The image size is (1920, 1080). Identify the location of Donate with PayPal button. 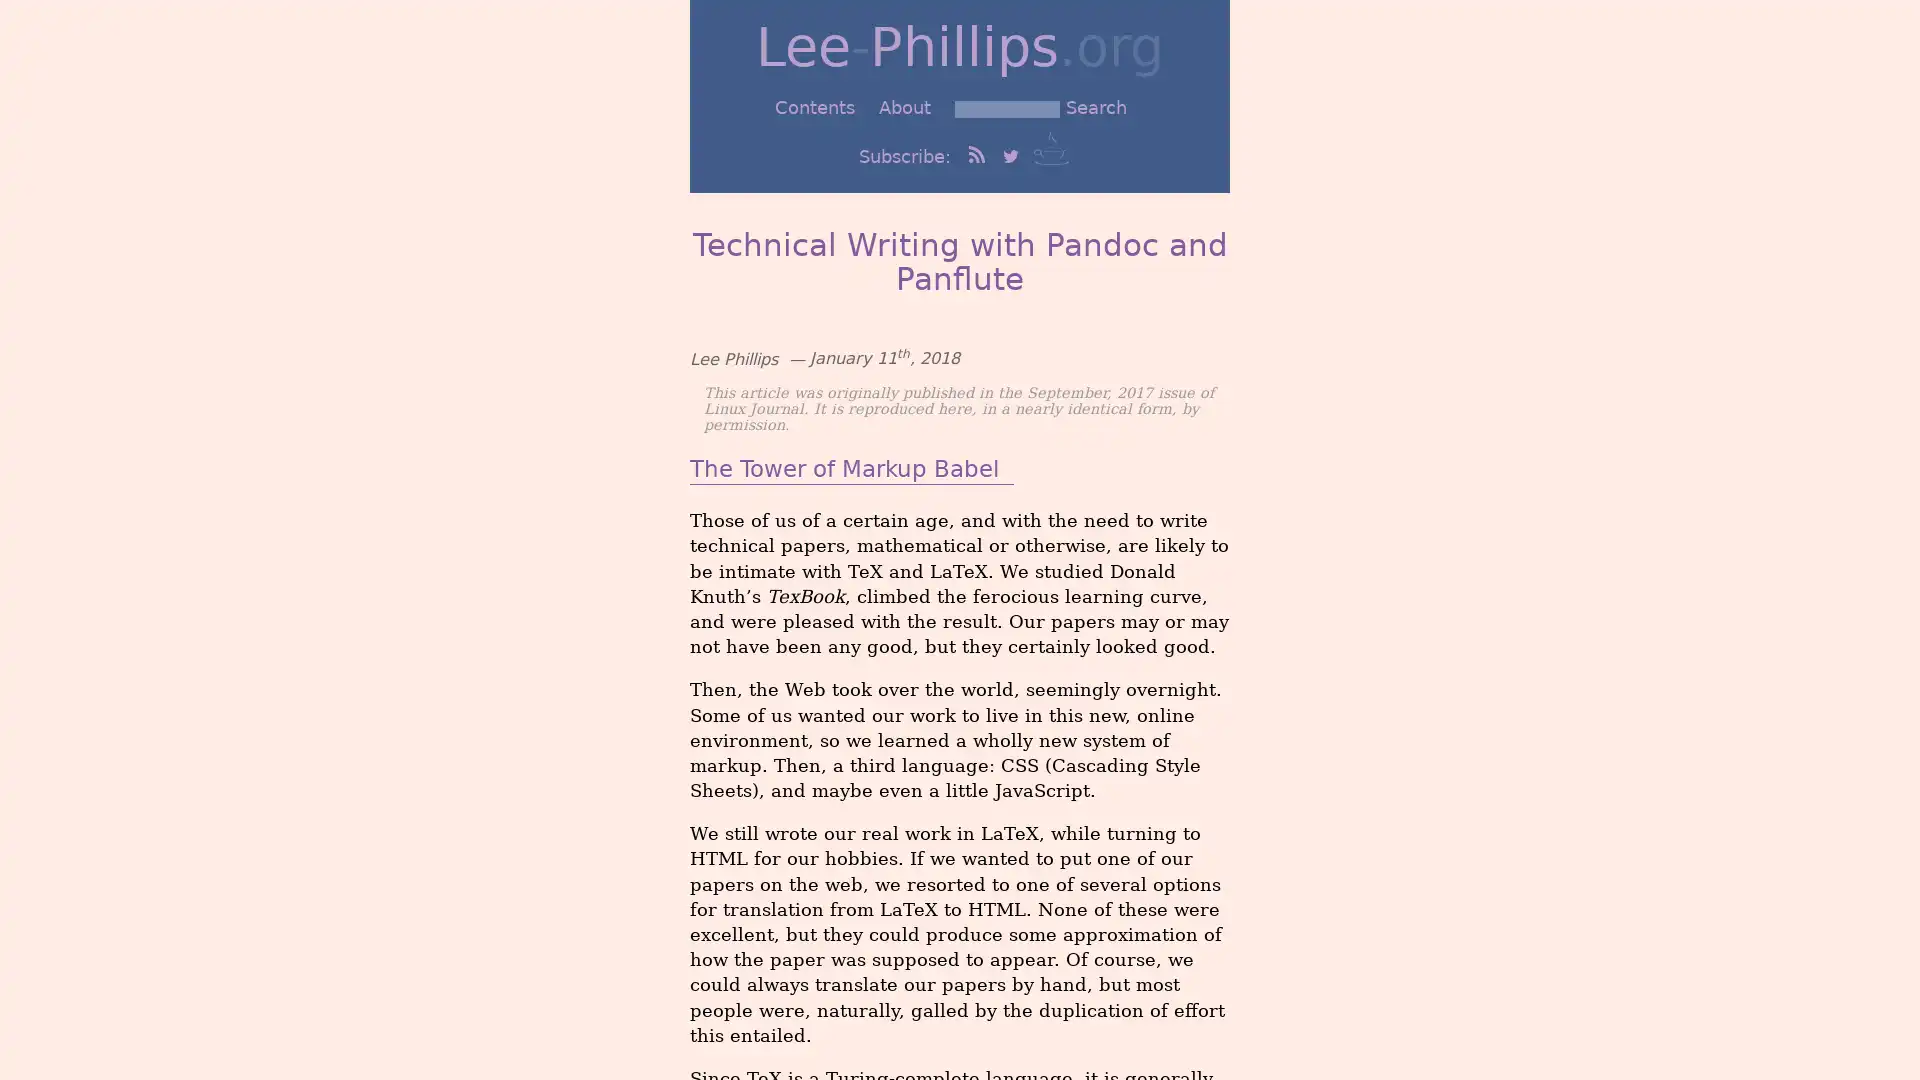
(1050, 146).